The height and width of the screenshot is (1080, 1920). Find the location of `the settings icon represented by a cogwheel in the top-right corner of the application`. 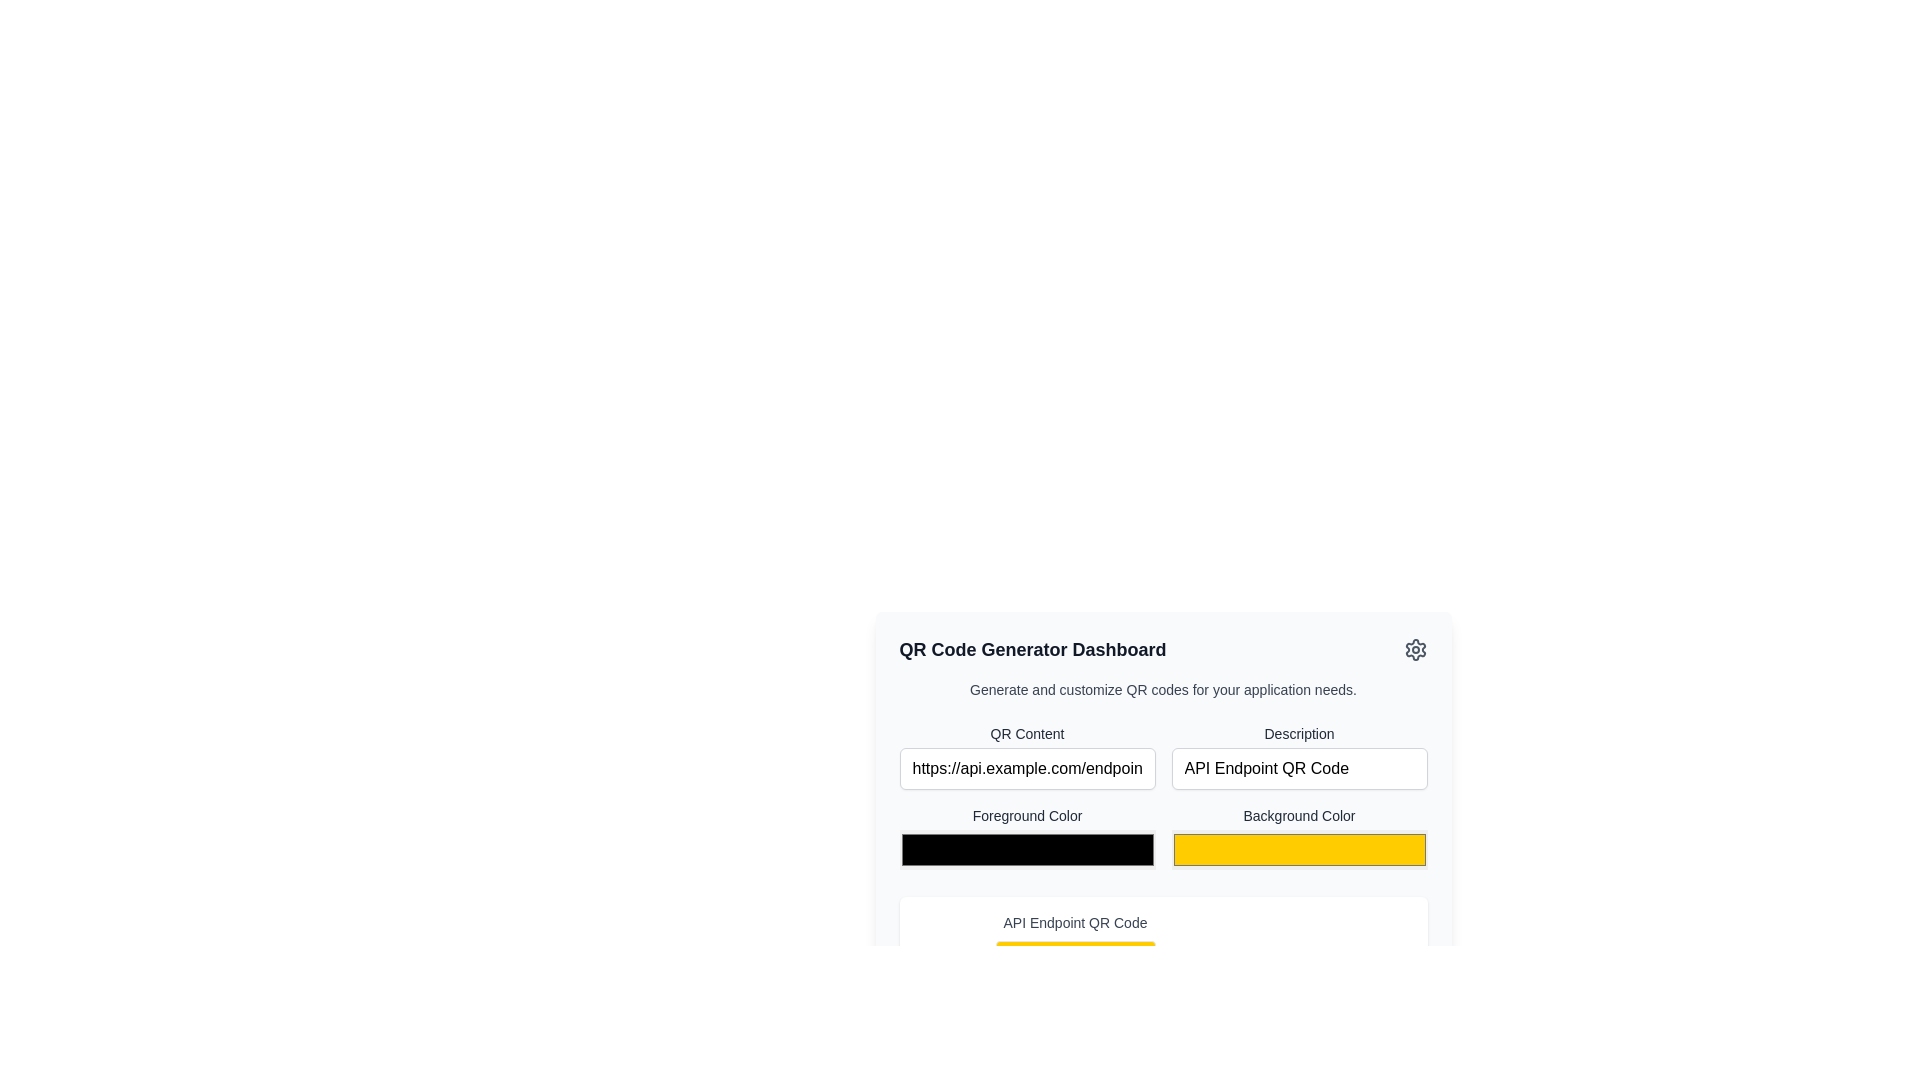

the settings icon represented by a cogwheel in the top-right corner of the application is located at coordinates (1414, 650).